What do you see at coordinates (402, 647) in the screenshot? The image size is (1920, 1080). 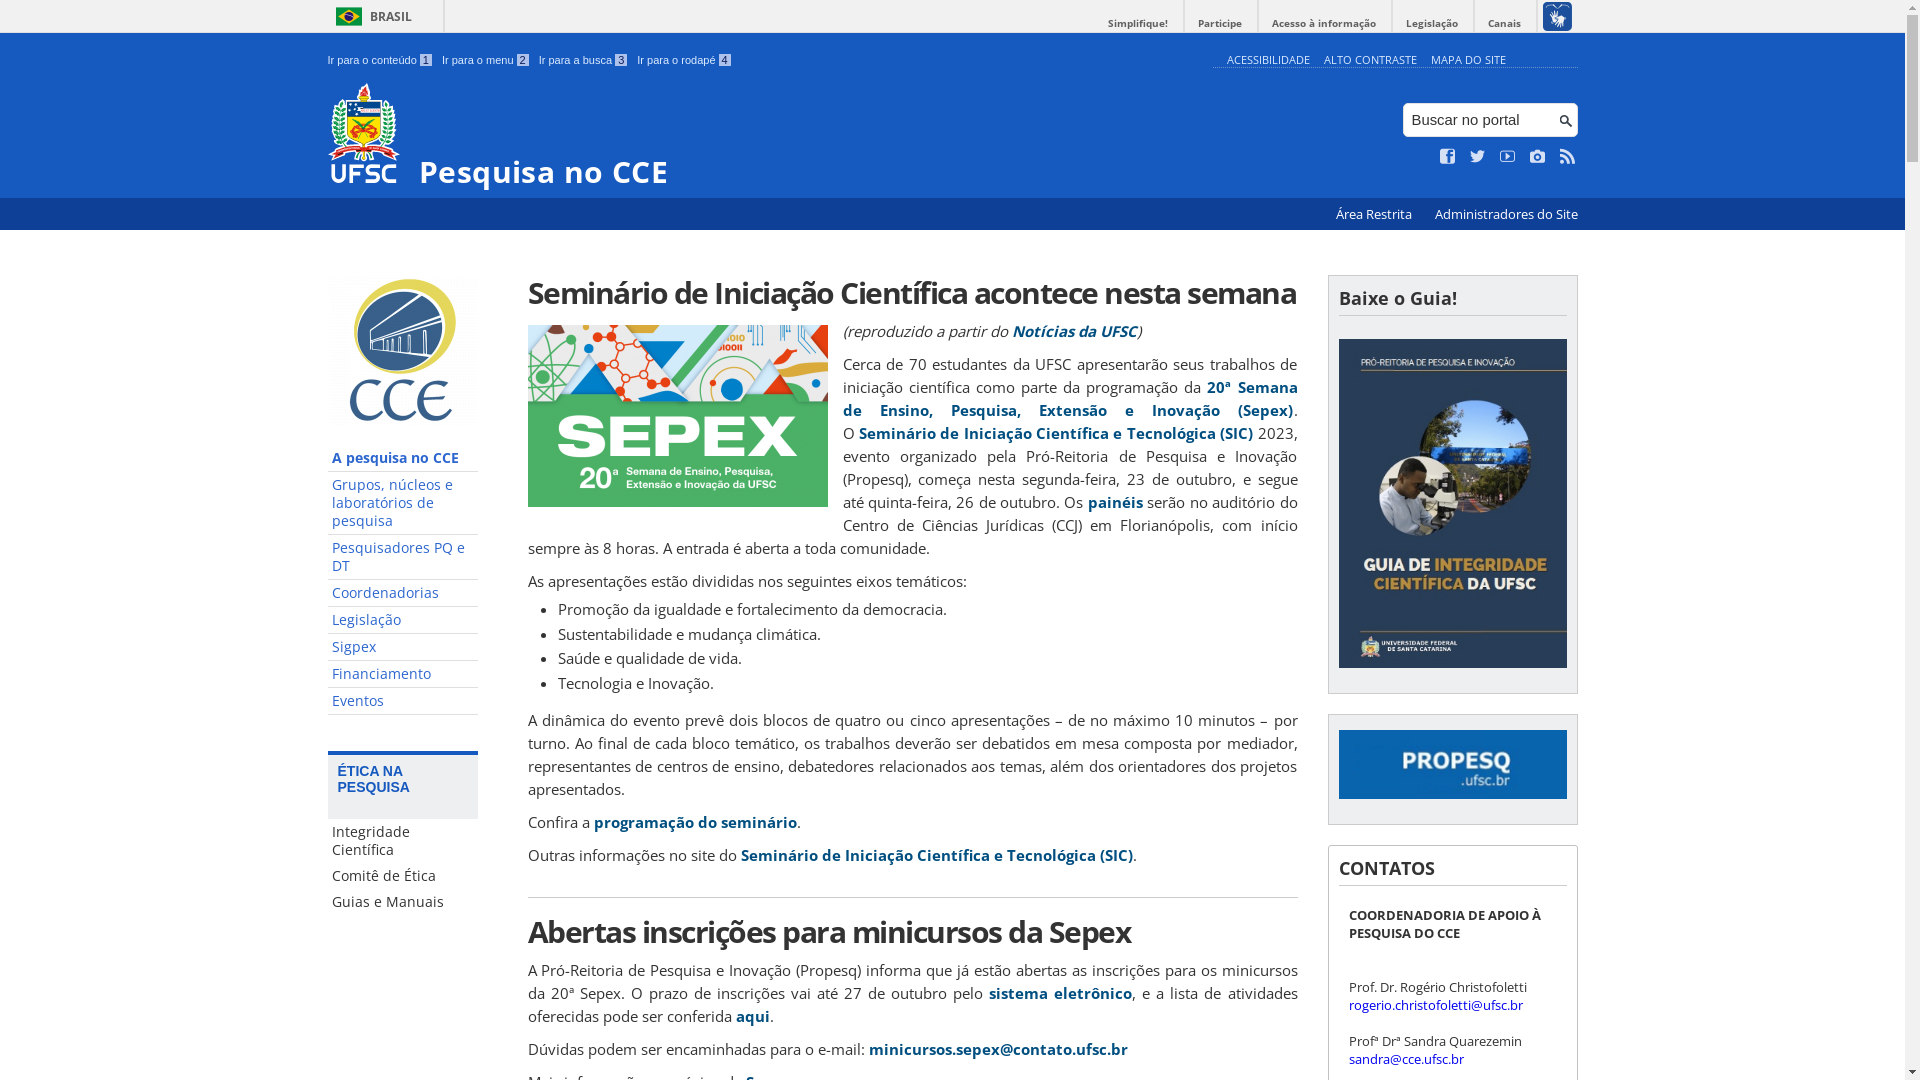 I see `'Sigpex'` at bounding box center [402, 647].